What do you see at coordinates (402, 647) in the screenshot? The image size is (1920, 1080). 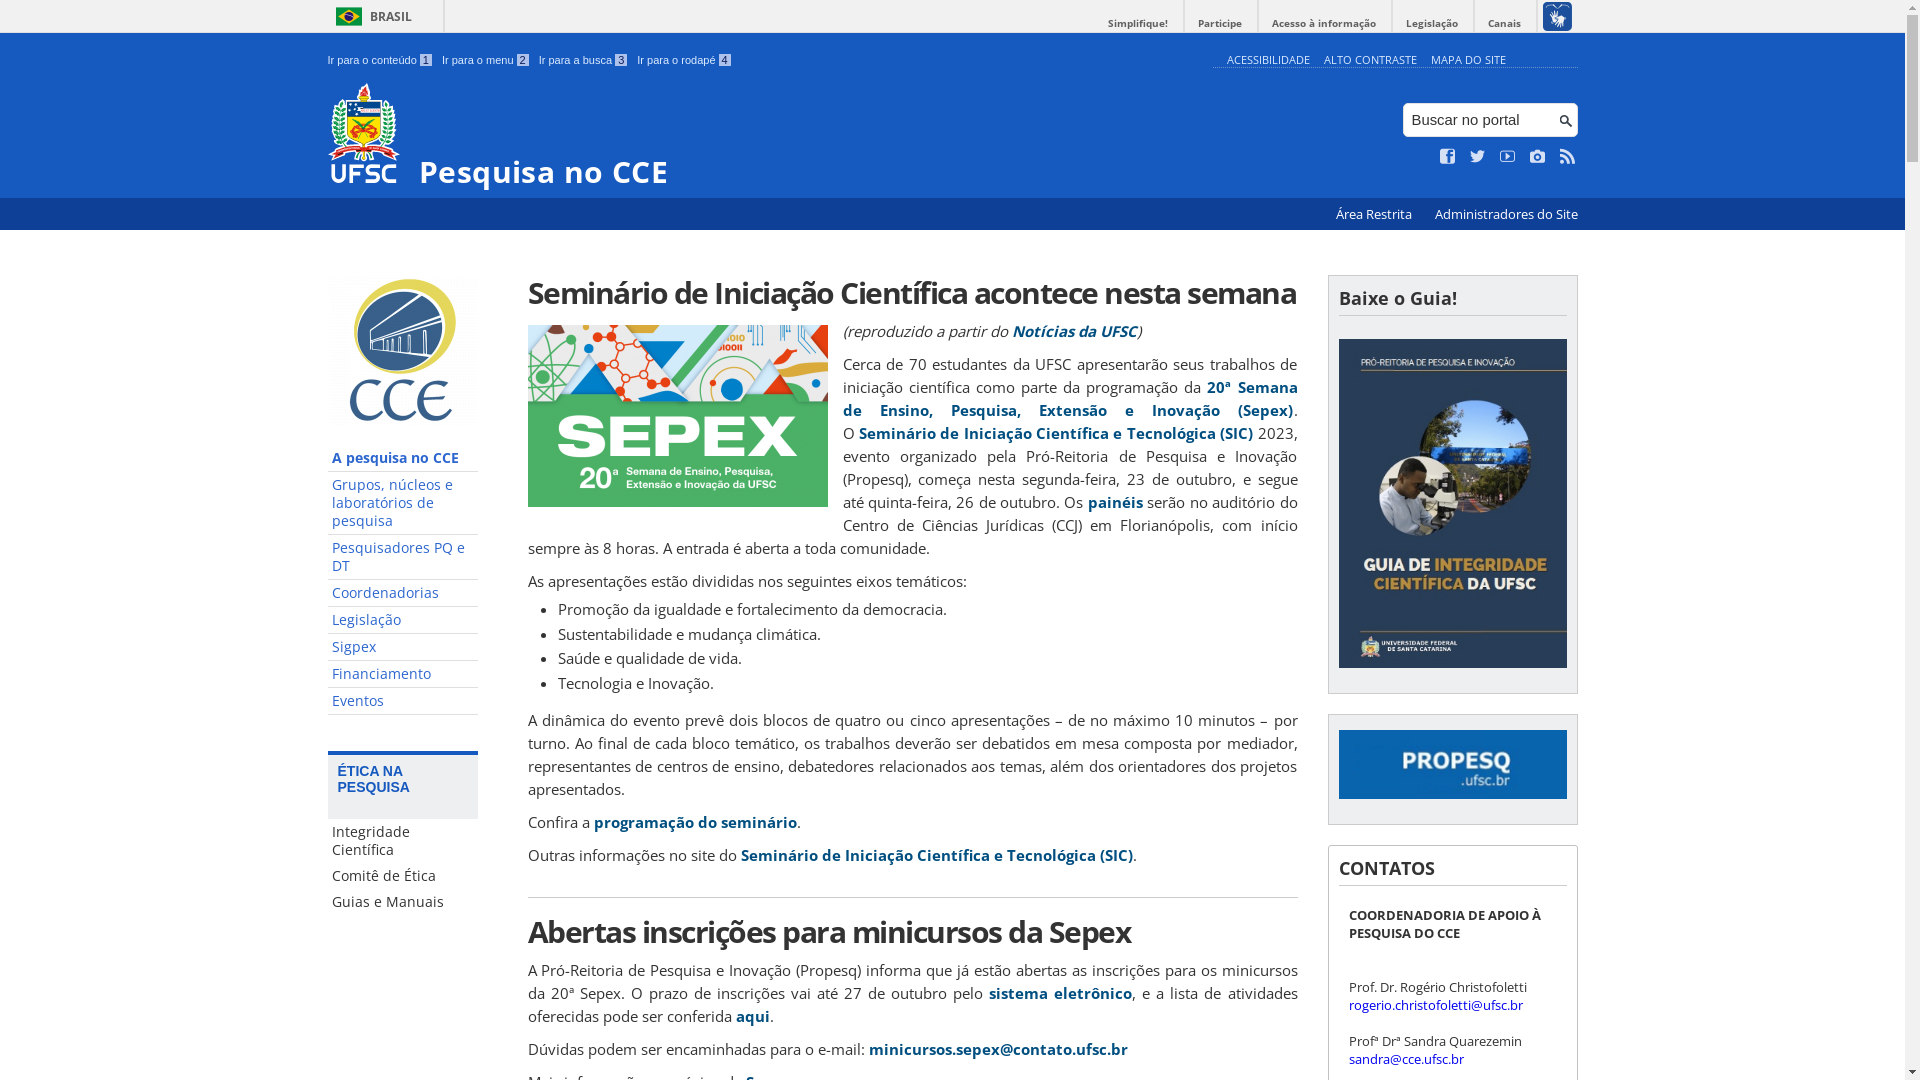 I see `'Sigpex'` at bounding box center [402, 647].